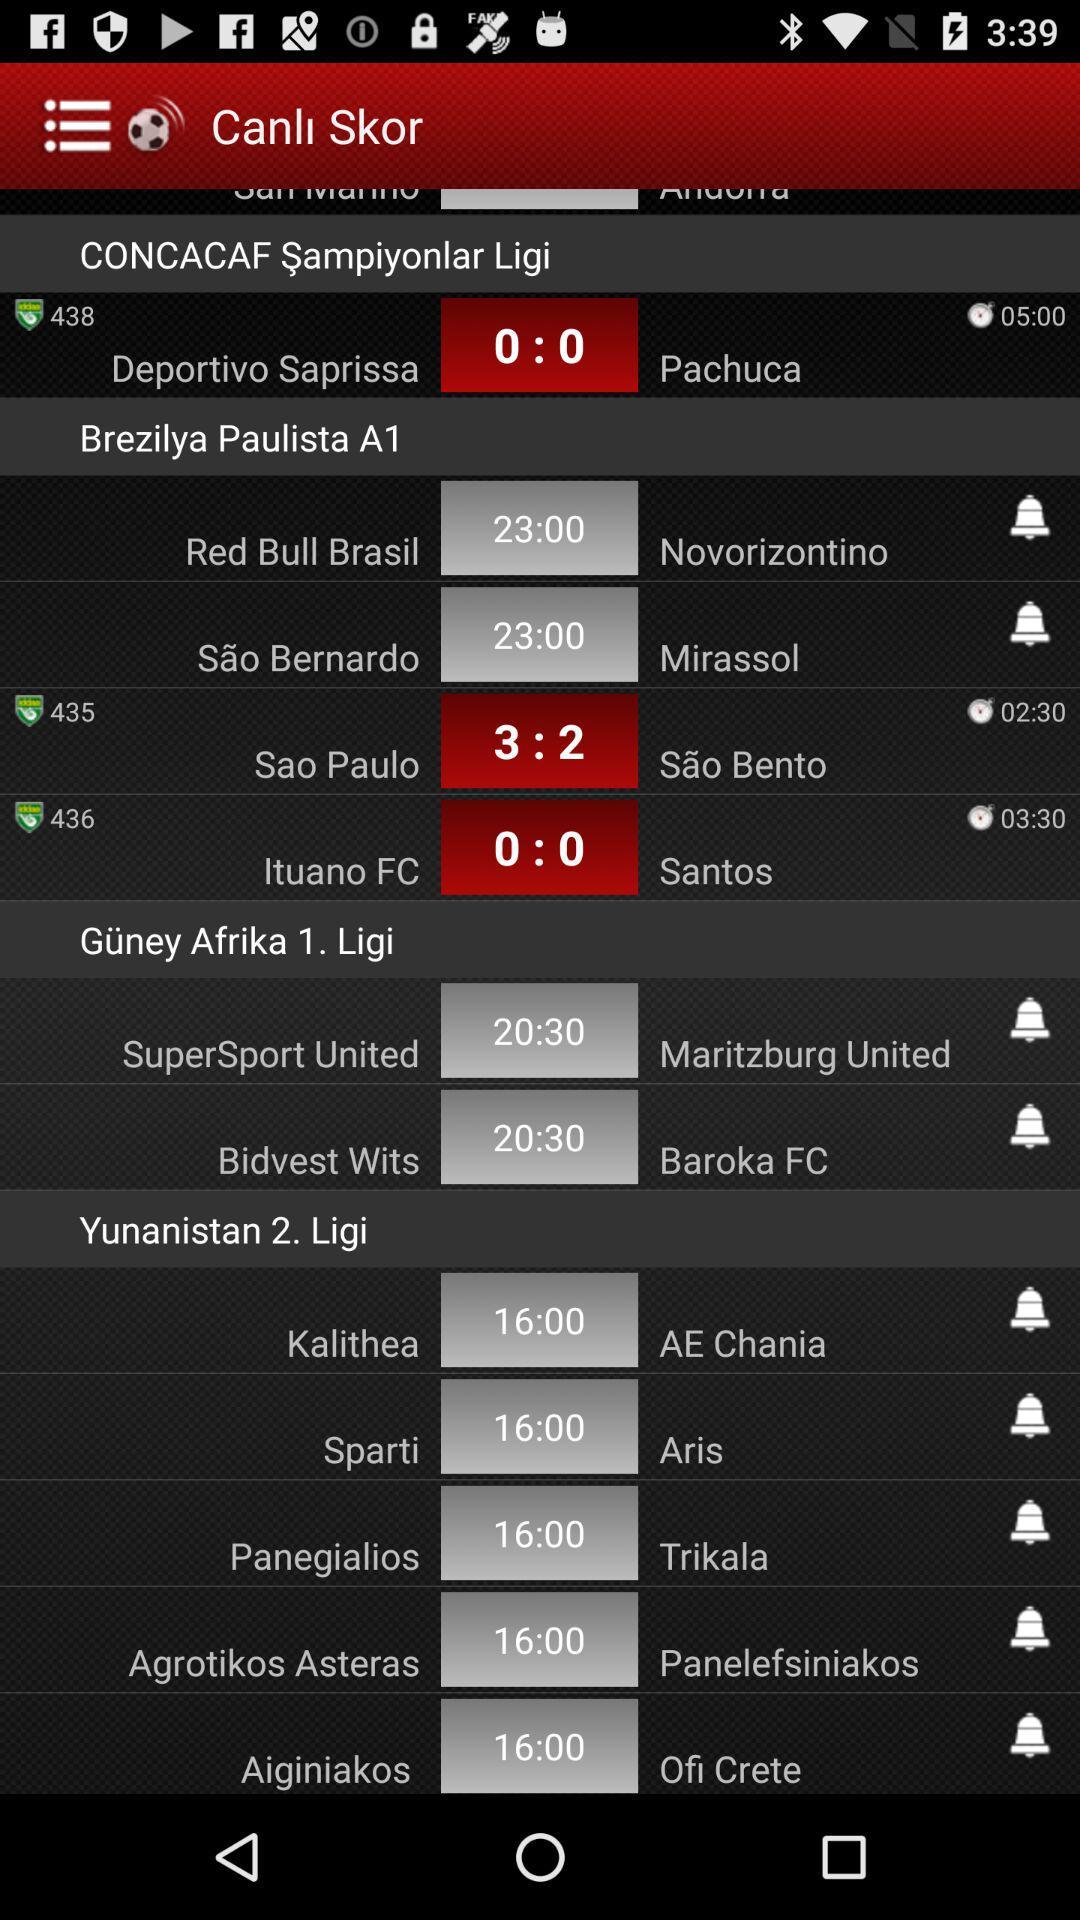 The height and width of the screenshot is (1920, 1080). Describe the element at coordinates (1029, 1309) in the screenshot. I see `notification` at that location.